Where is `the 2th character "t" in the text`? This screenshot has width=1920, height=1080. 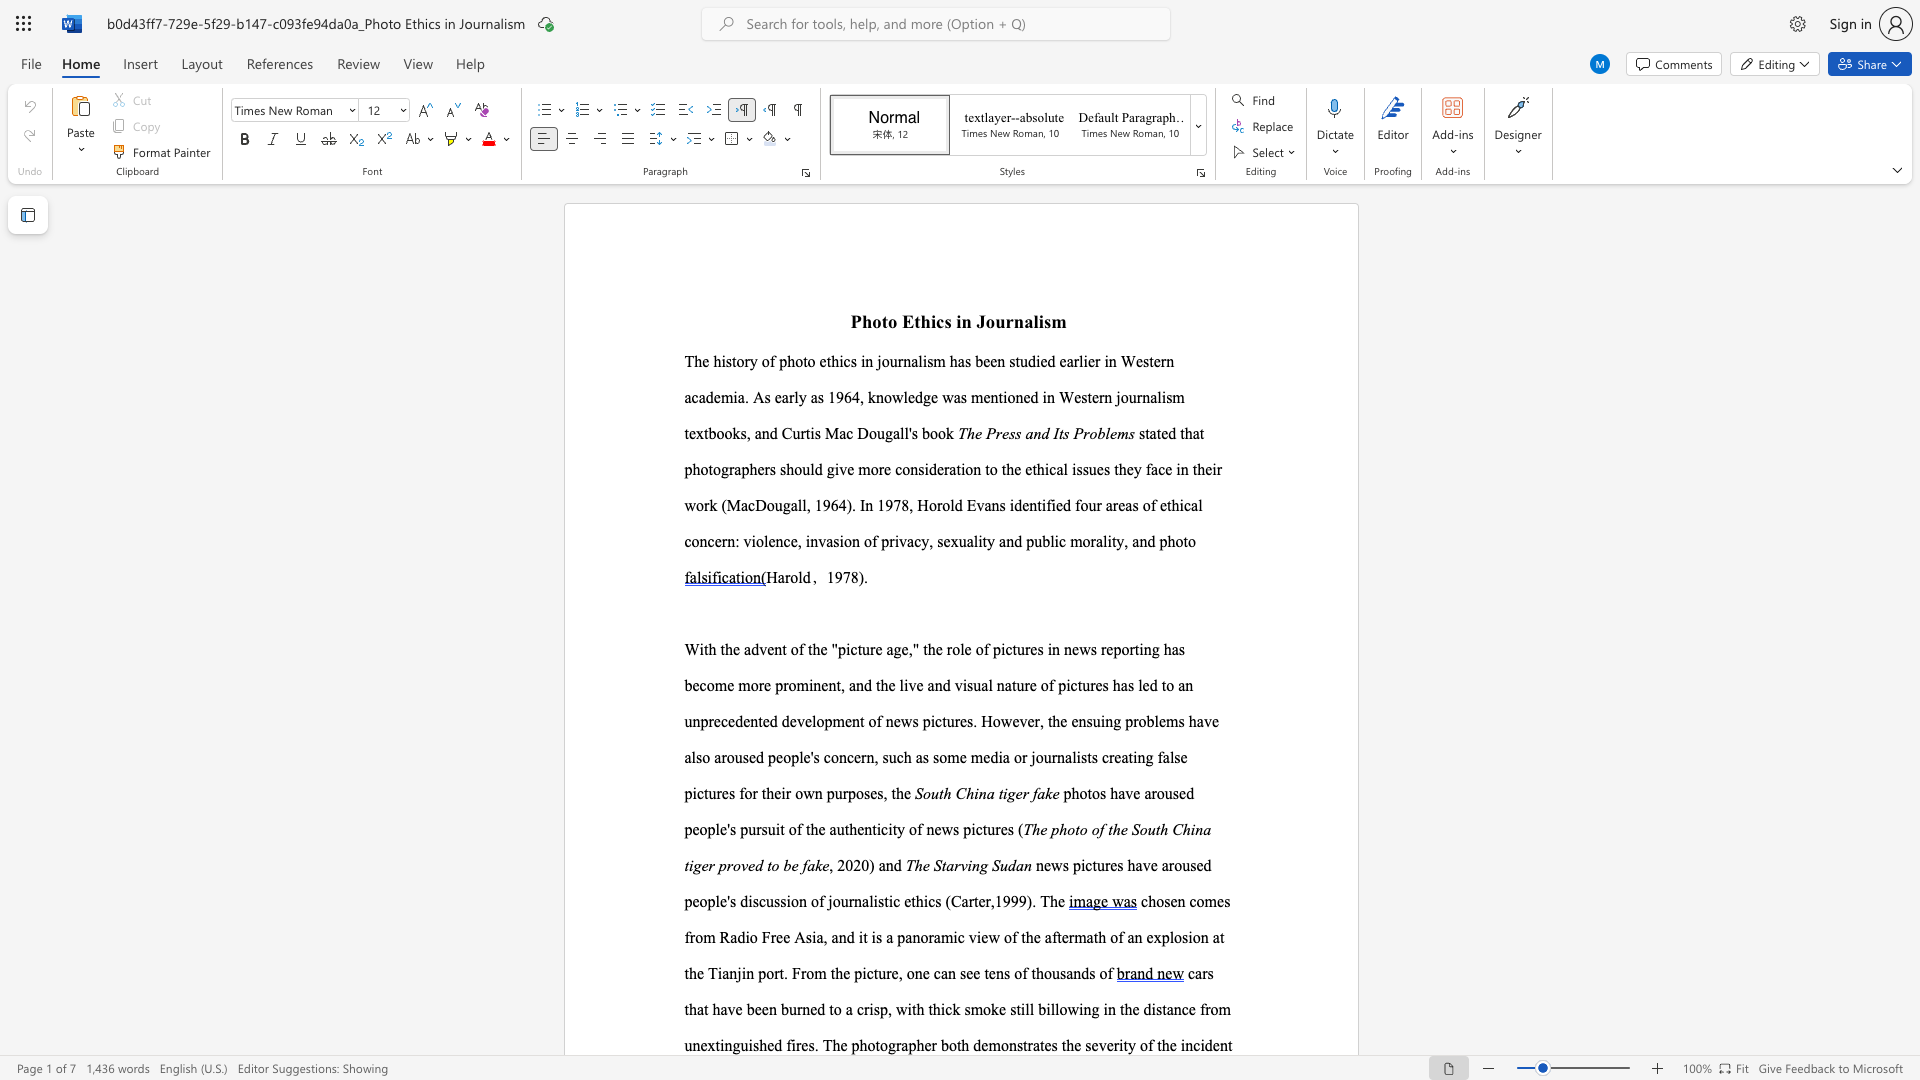 the 2th character "t" in the text is located at coordinates (1201, 432).